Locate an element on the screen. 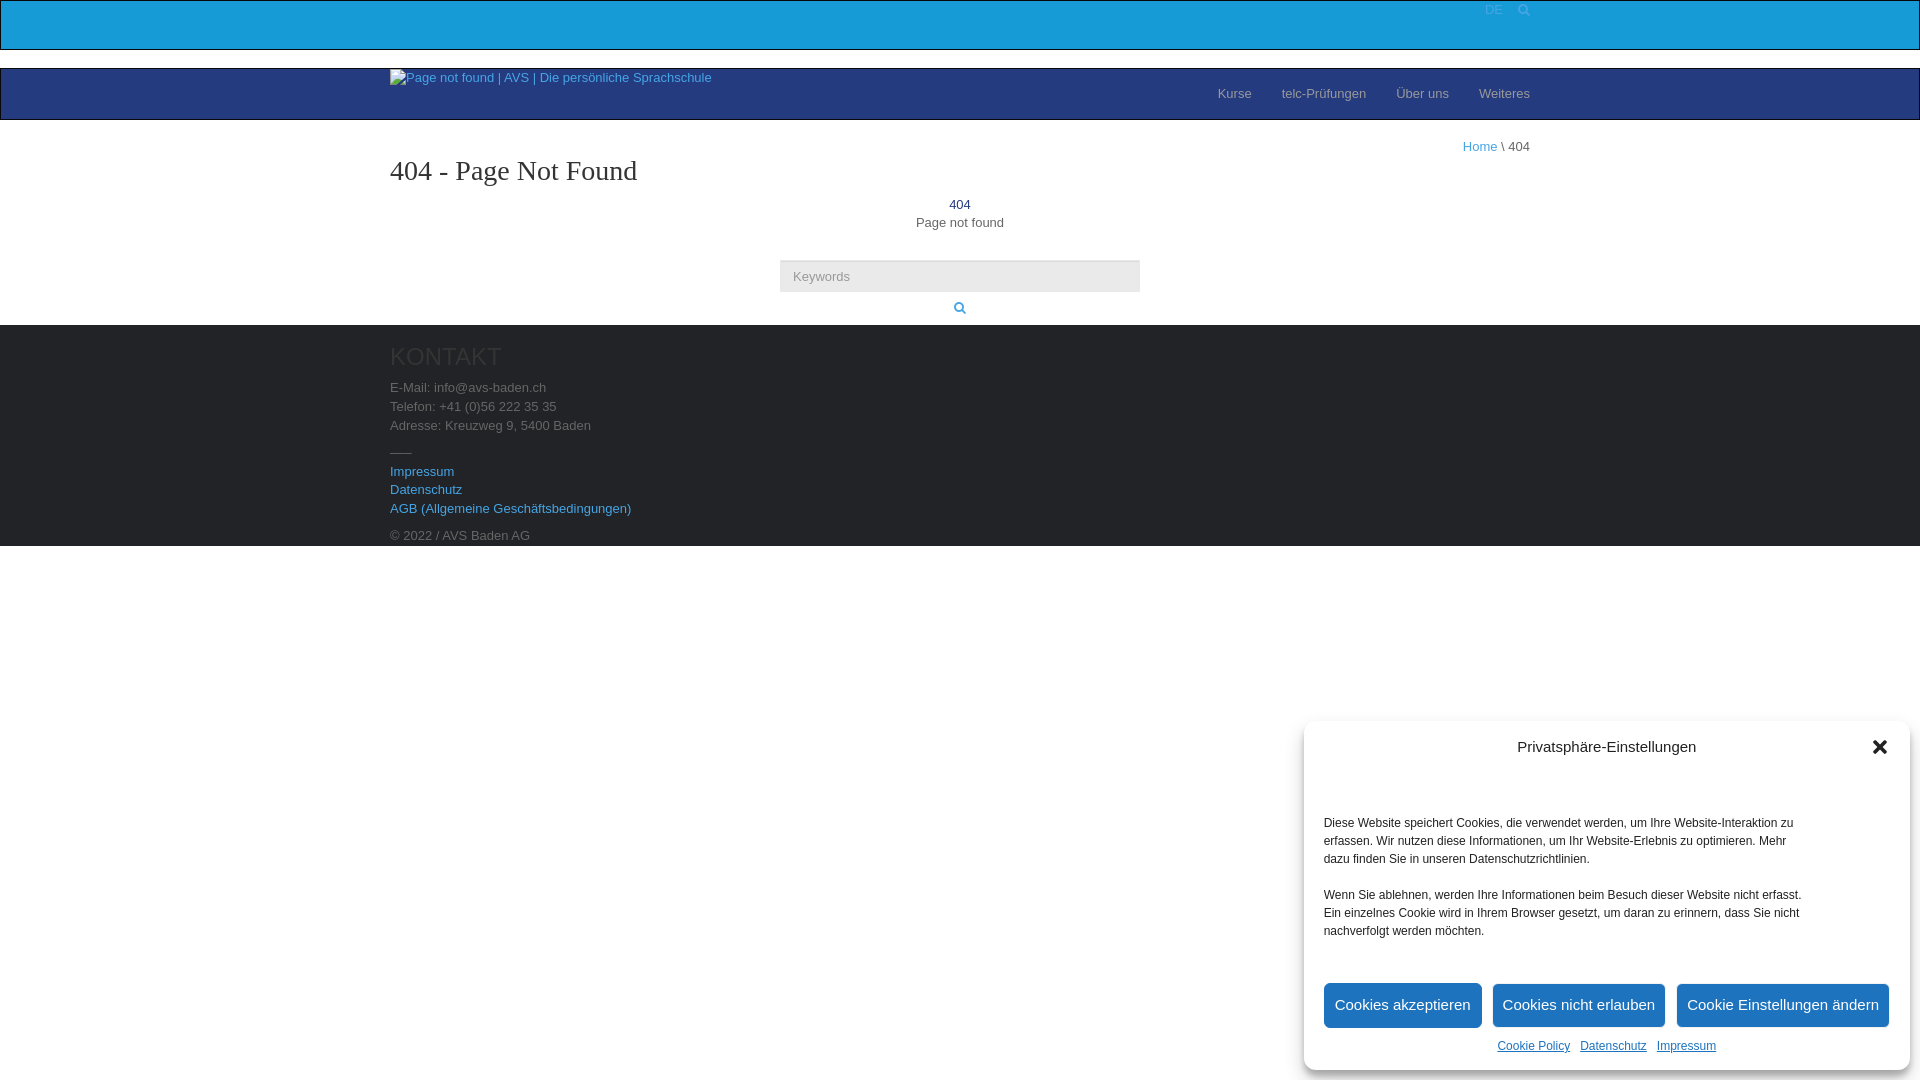 This screenshot has width=1920, height=1080. 'Cookie Policy' is located at coordinates (1532, 1045).